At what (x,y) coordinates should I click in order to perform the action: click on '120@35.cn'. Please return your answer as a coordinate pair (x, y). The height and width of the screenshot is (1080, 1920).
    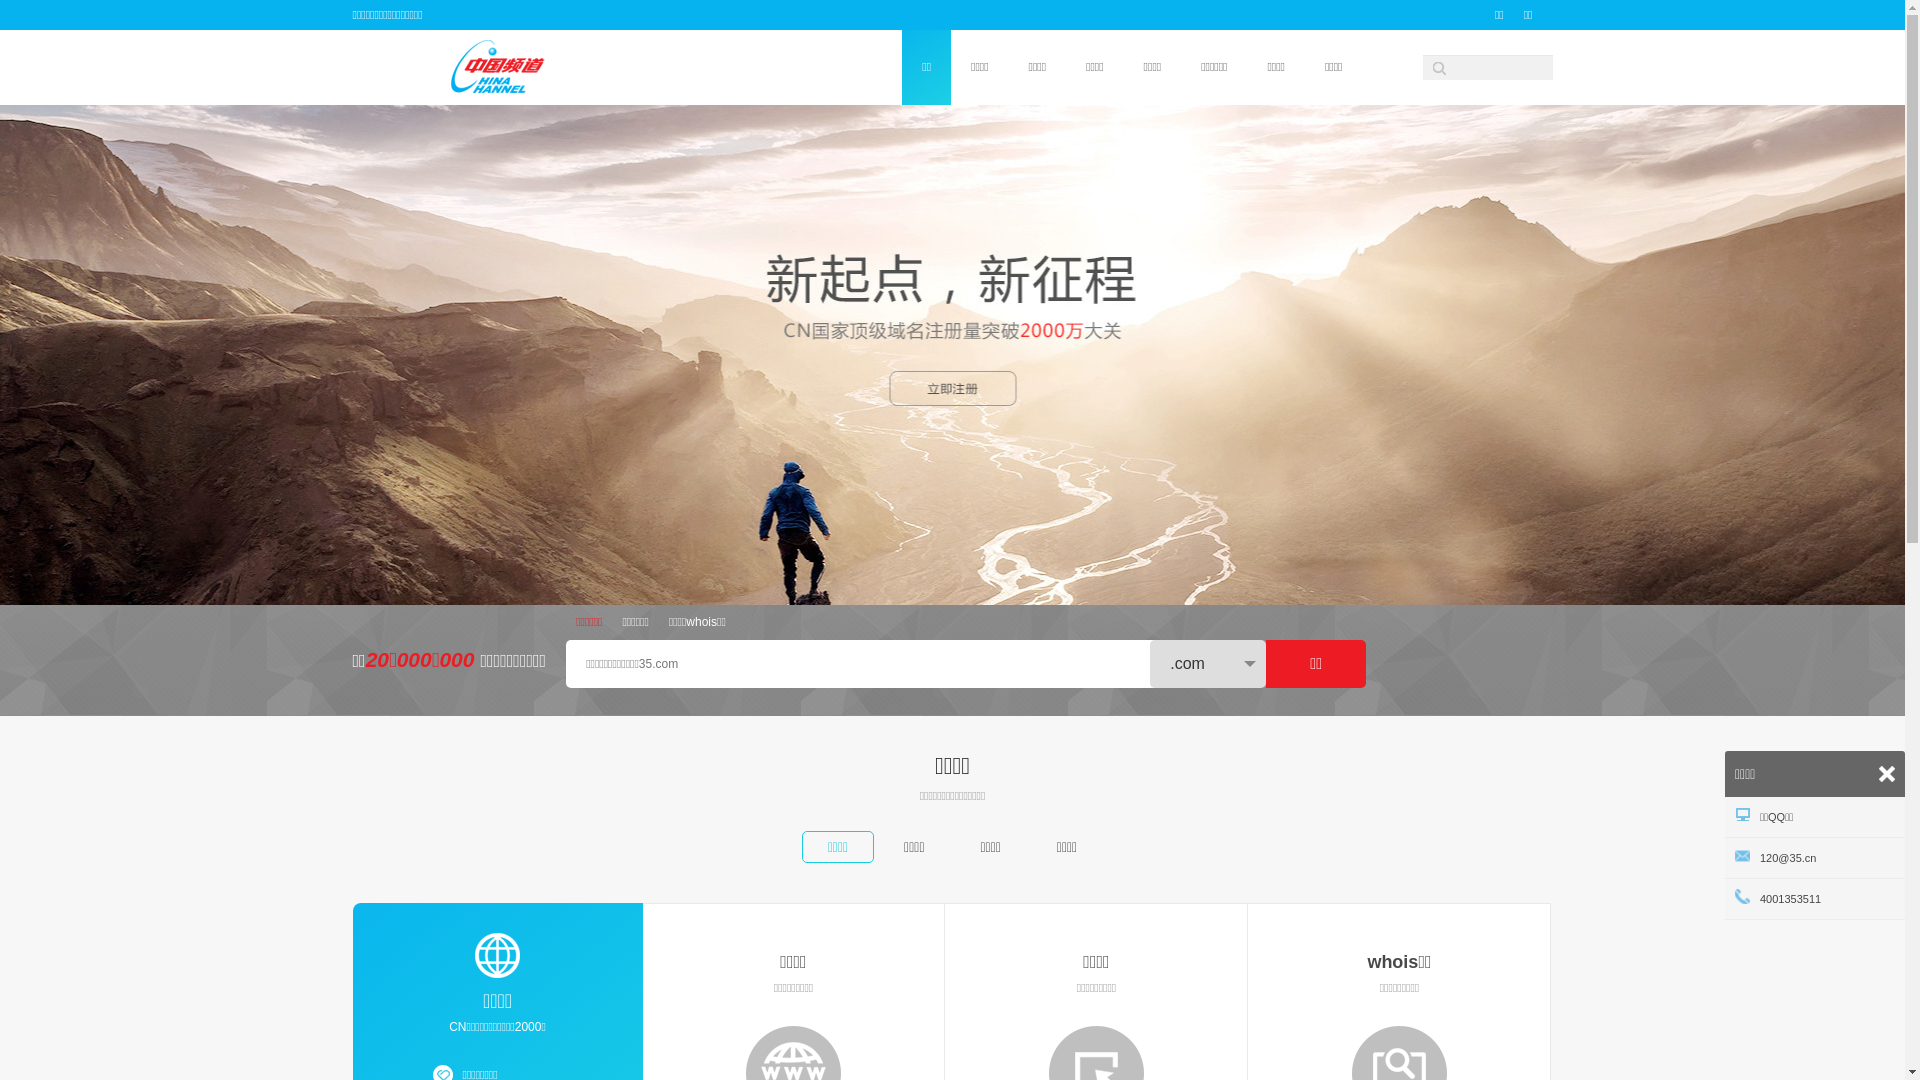
    Looking at the image, I should click on (1814, 856).